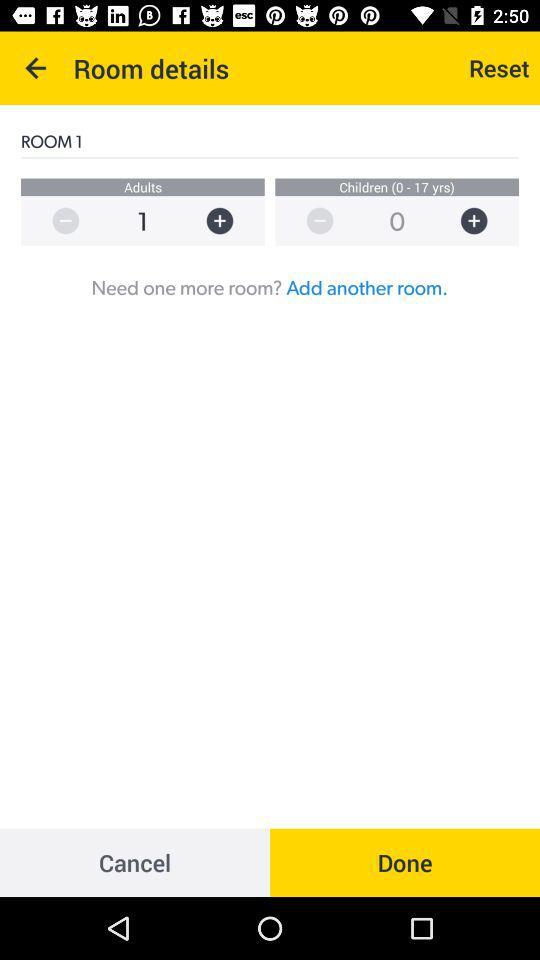 Image resolution: width=540 pixels, height=960 pixels. What do you see at coordinates (483, 221) in the screenshot?
I see `object` at bounding box center [483, 221].